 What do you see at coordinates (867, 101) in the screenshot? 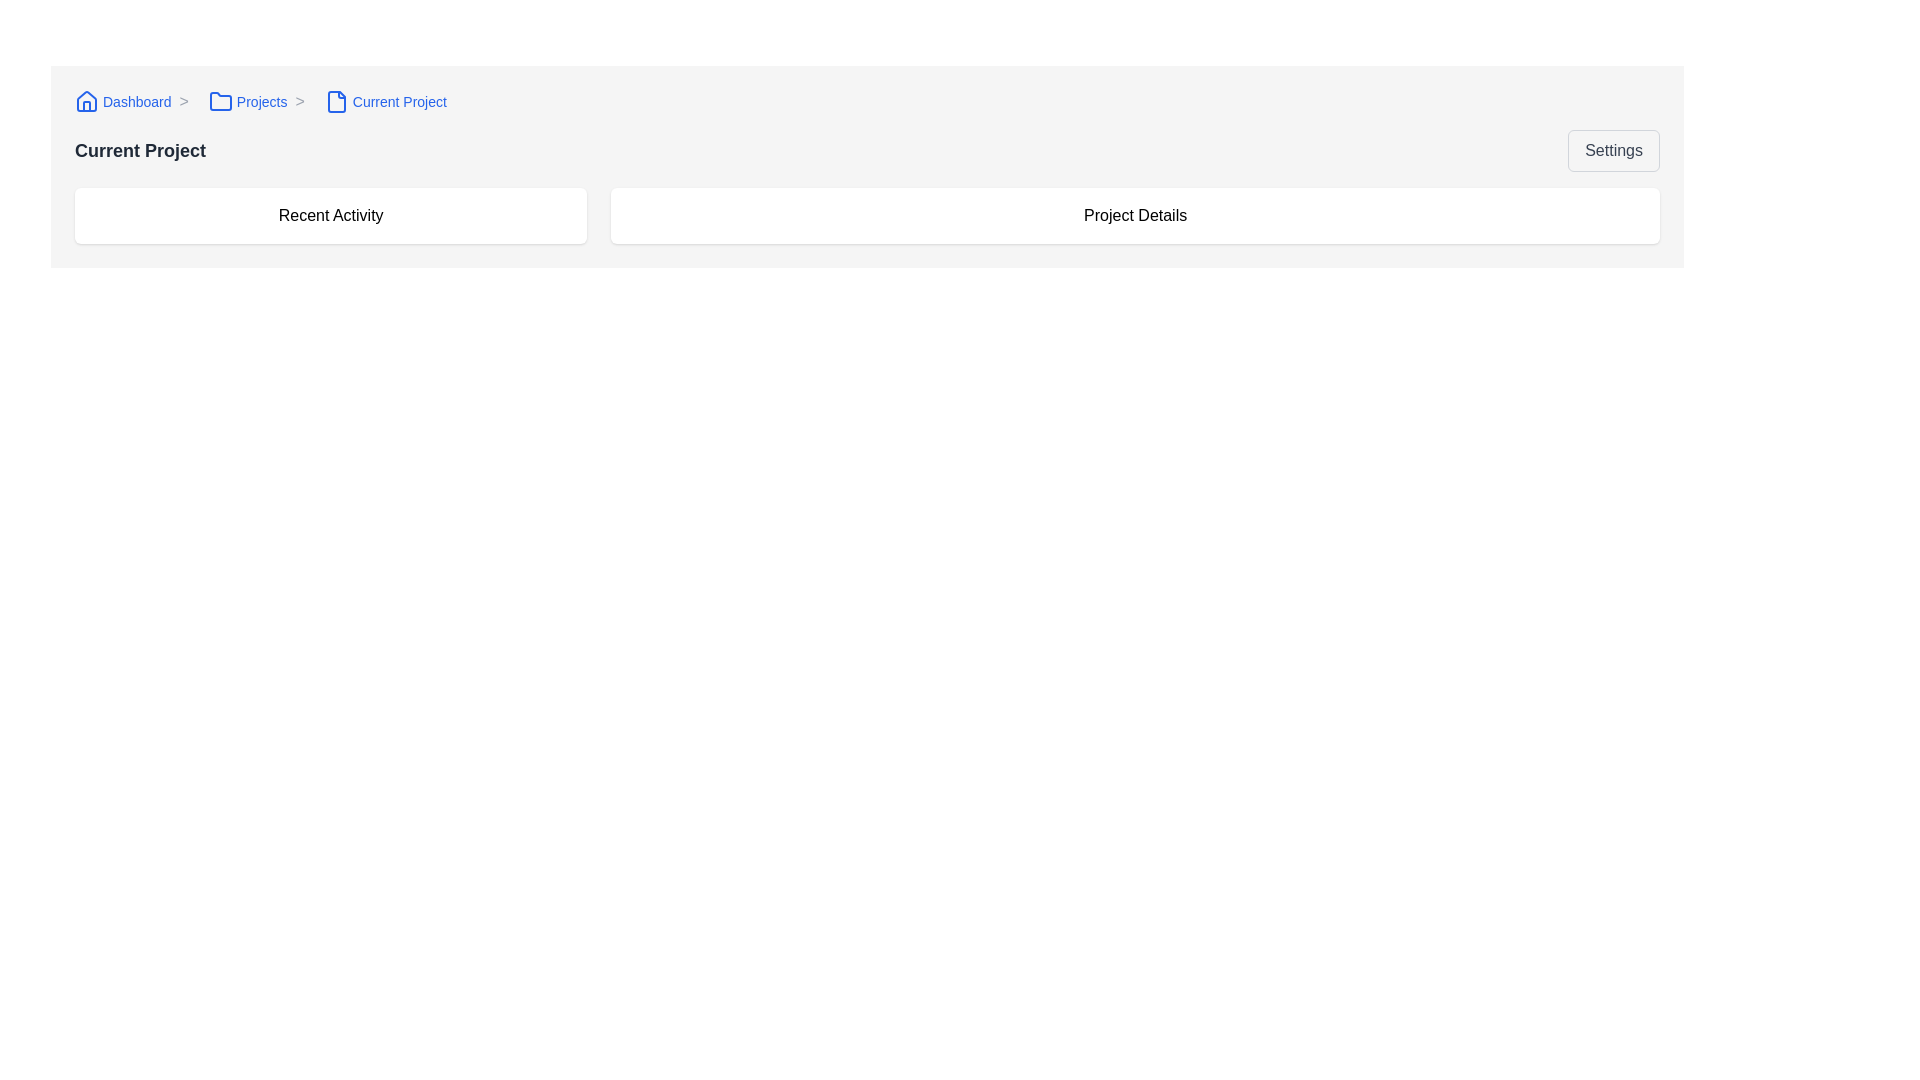
I see `the Breadcrumb navigation bar segment links` at bounding box center [867, 101].